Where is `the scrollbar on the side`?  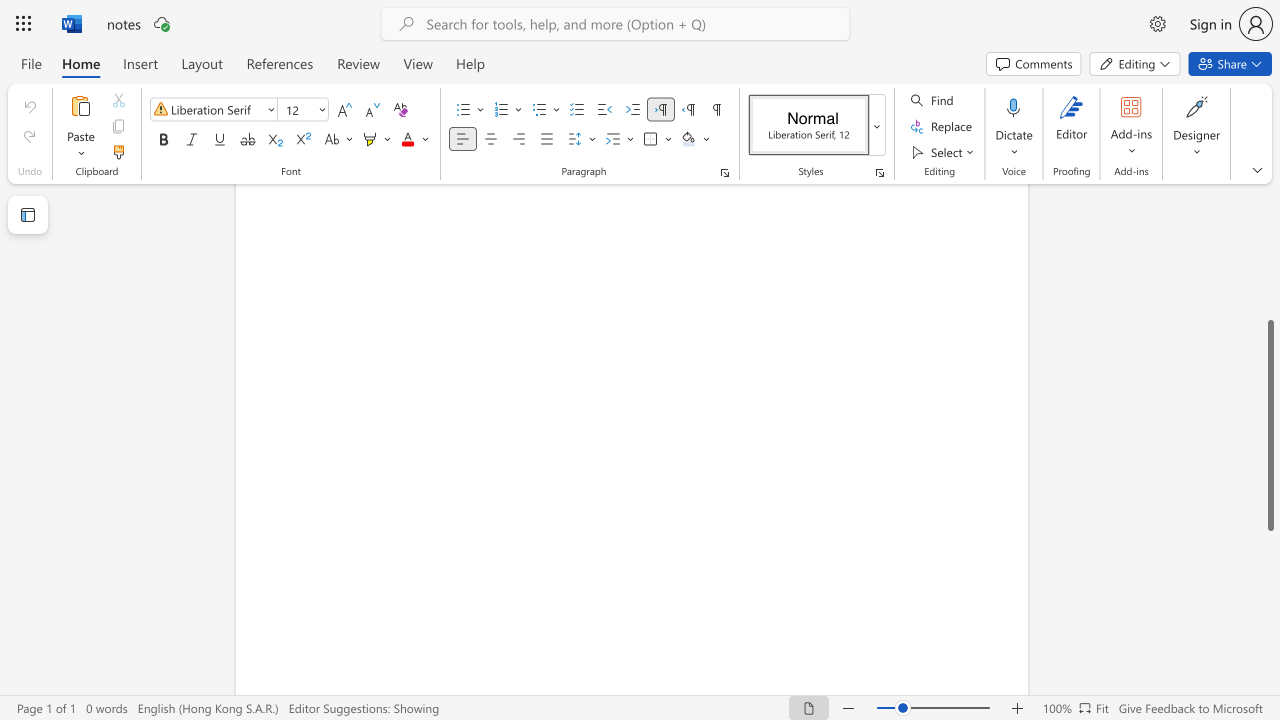 the scrollbar on the side is located at coordinates (1269, 228).